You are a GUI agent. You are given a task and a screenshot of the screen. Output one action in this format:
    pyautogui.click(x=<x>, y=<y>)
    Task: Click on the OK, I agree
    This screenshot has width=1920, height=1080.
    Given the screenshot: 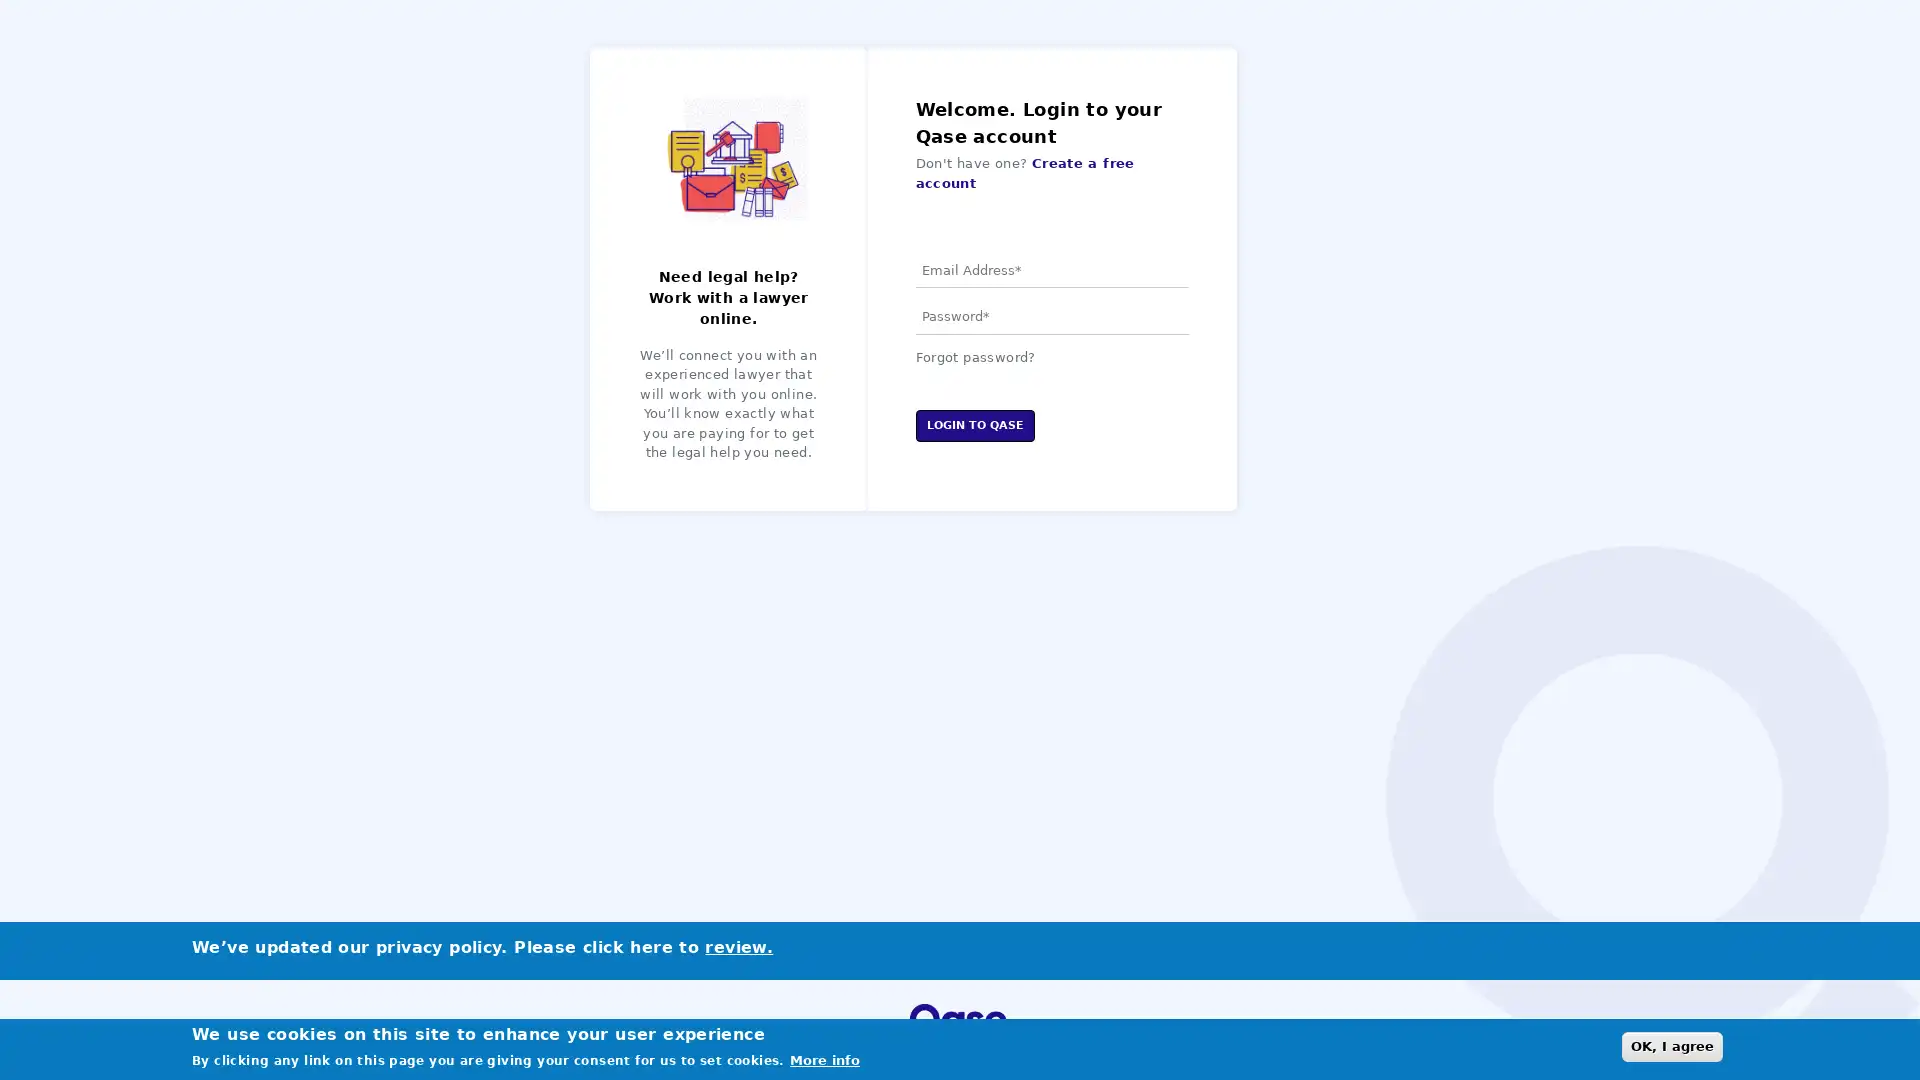 What is the action you would take?
    pyautogui.click(x=1672, y=1045)
    